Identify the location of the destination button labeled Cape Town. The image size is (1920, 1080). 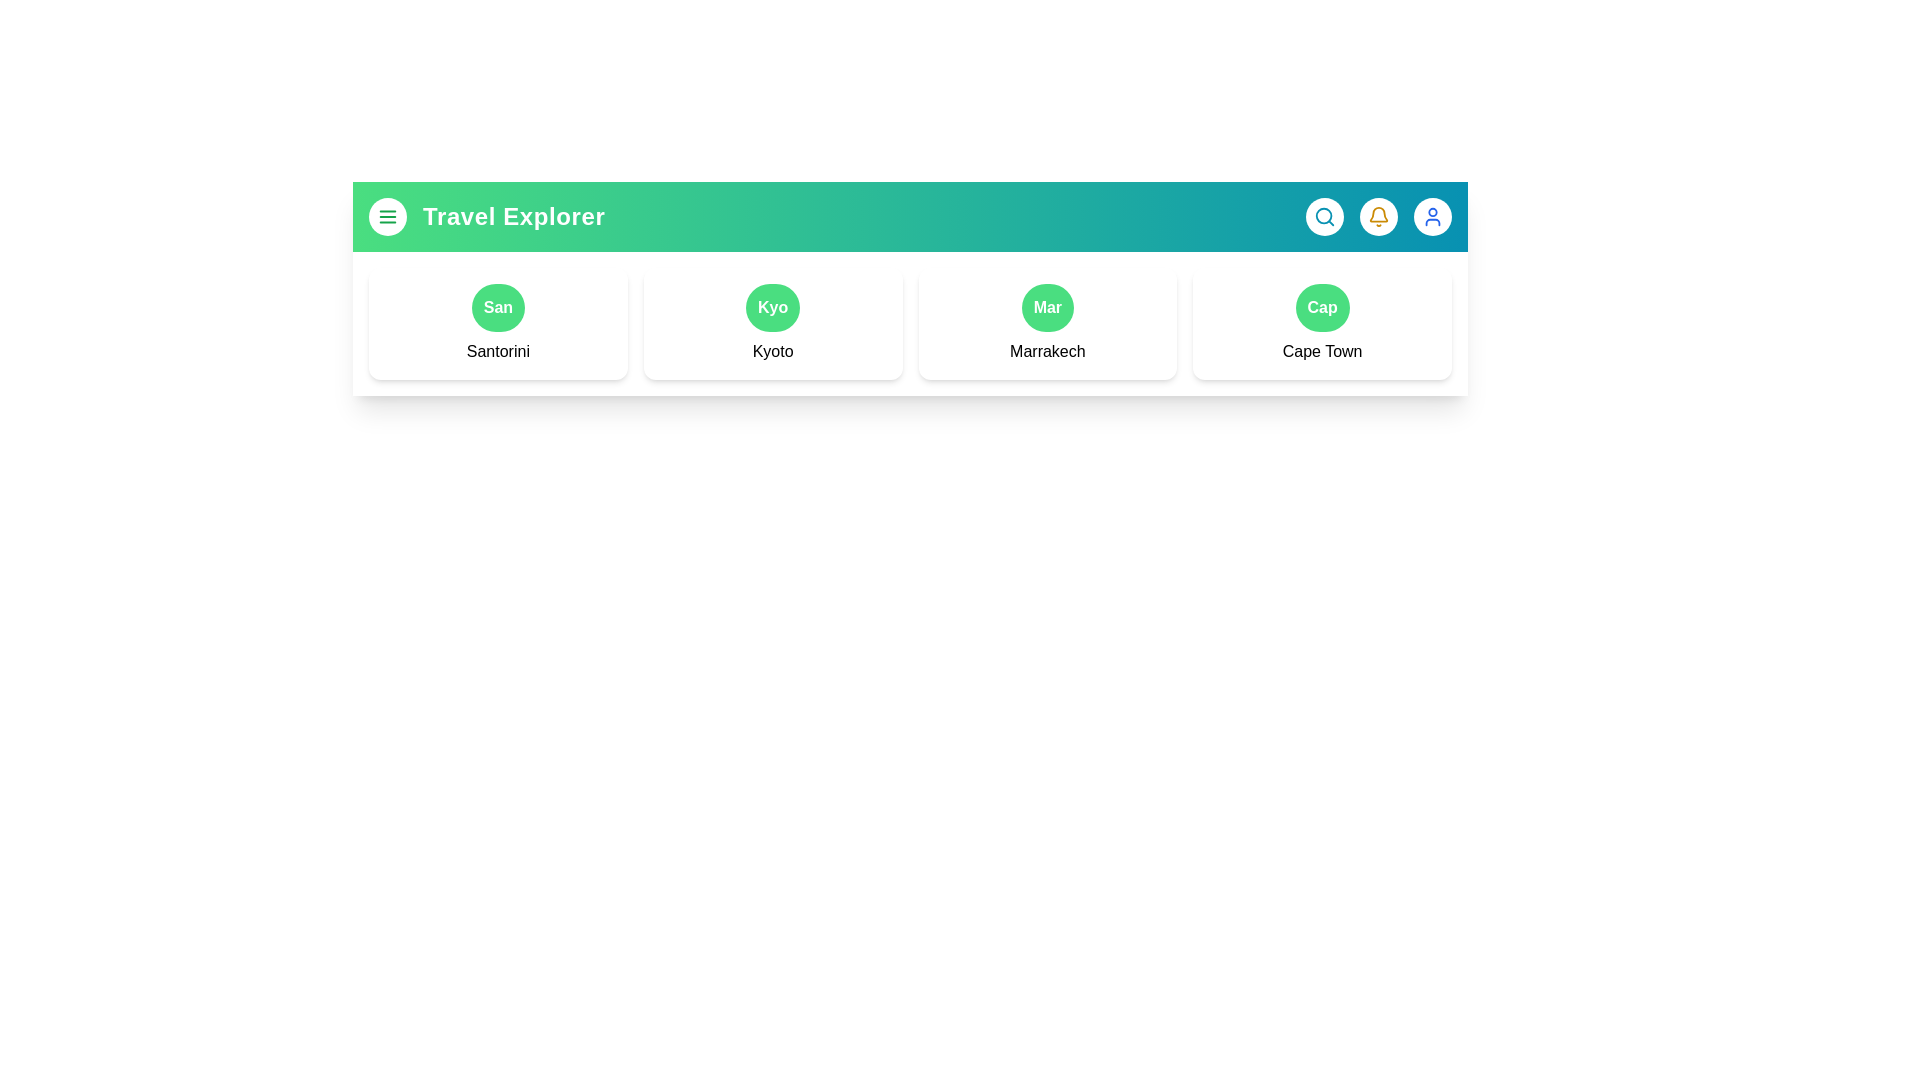
(1321, 308).